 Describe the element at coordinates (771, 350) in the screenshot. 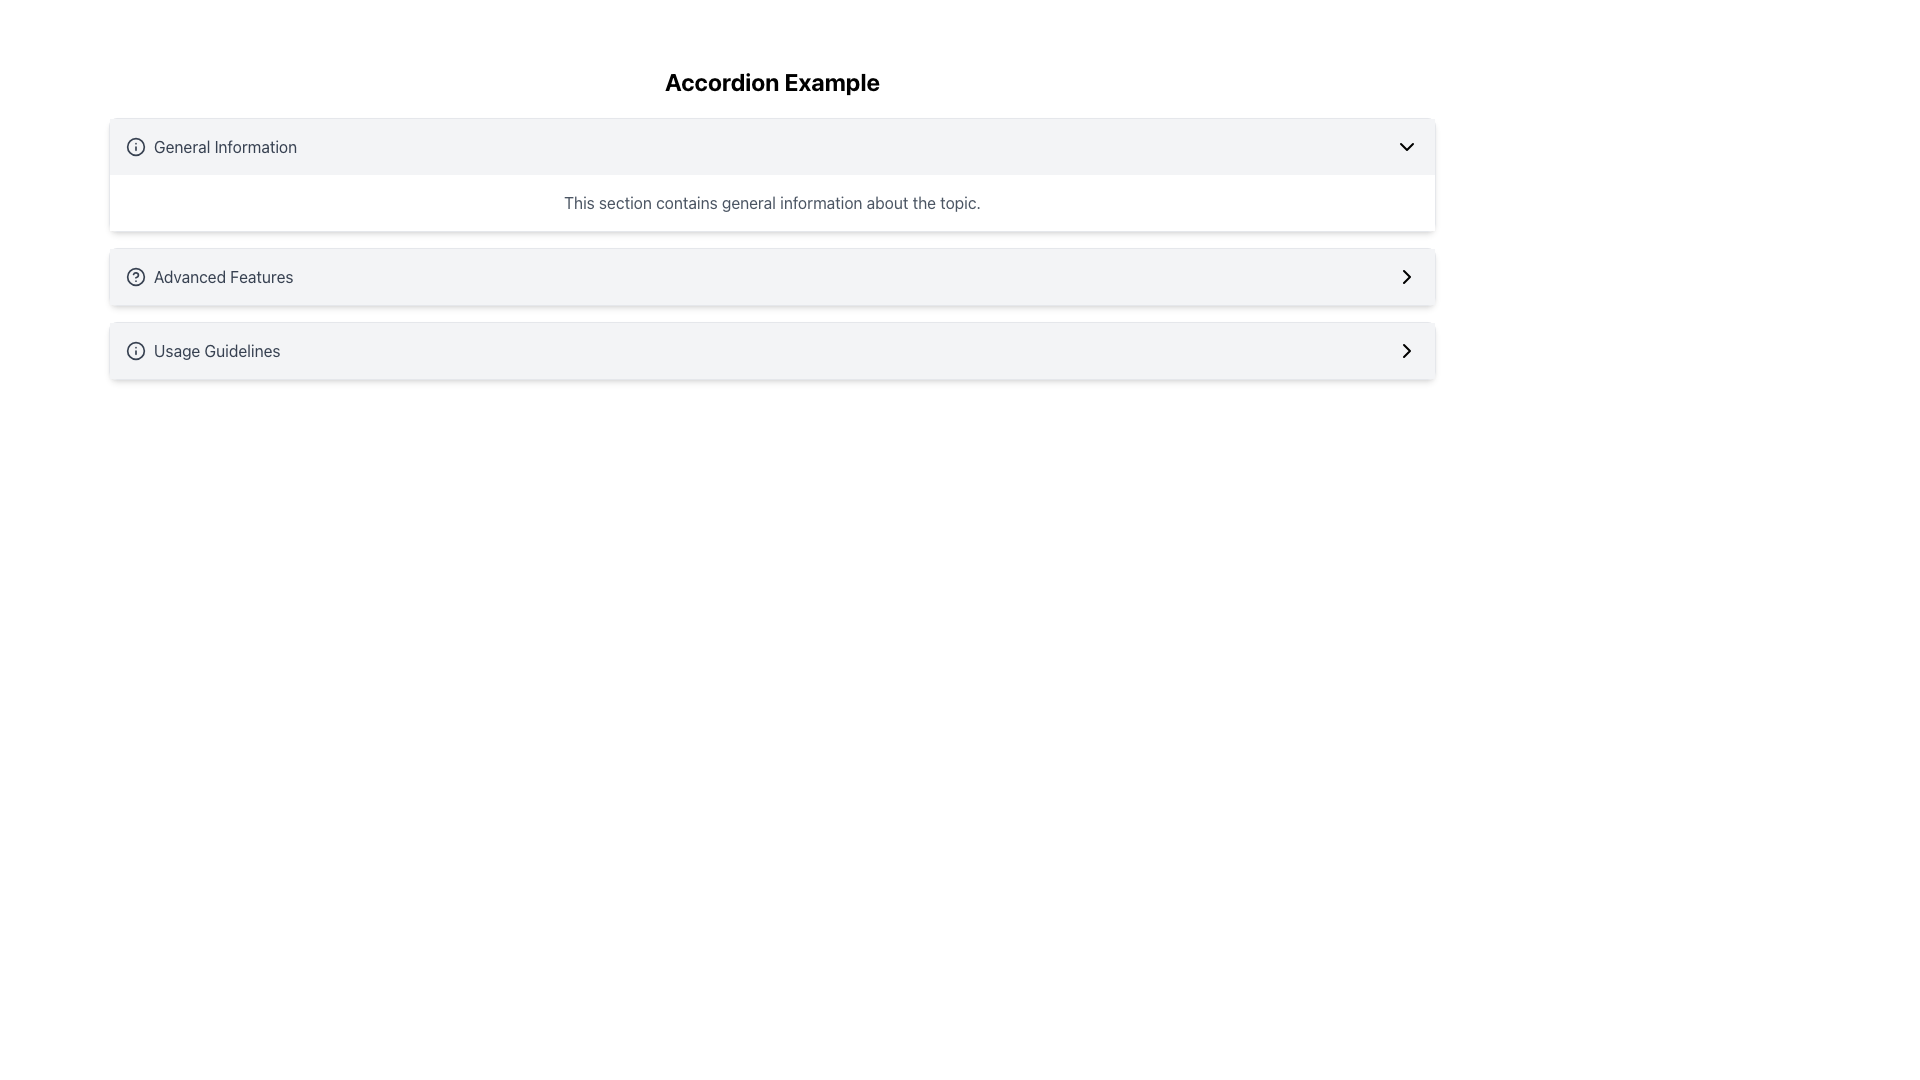

I see `the Collapsible Section Button for 'Usage Guidelines', which is the third item in the list below 'Advanced Features'` at that location.